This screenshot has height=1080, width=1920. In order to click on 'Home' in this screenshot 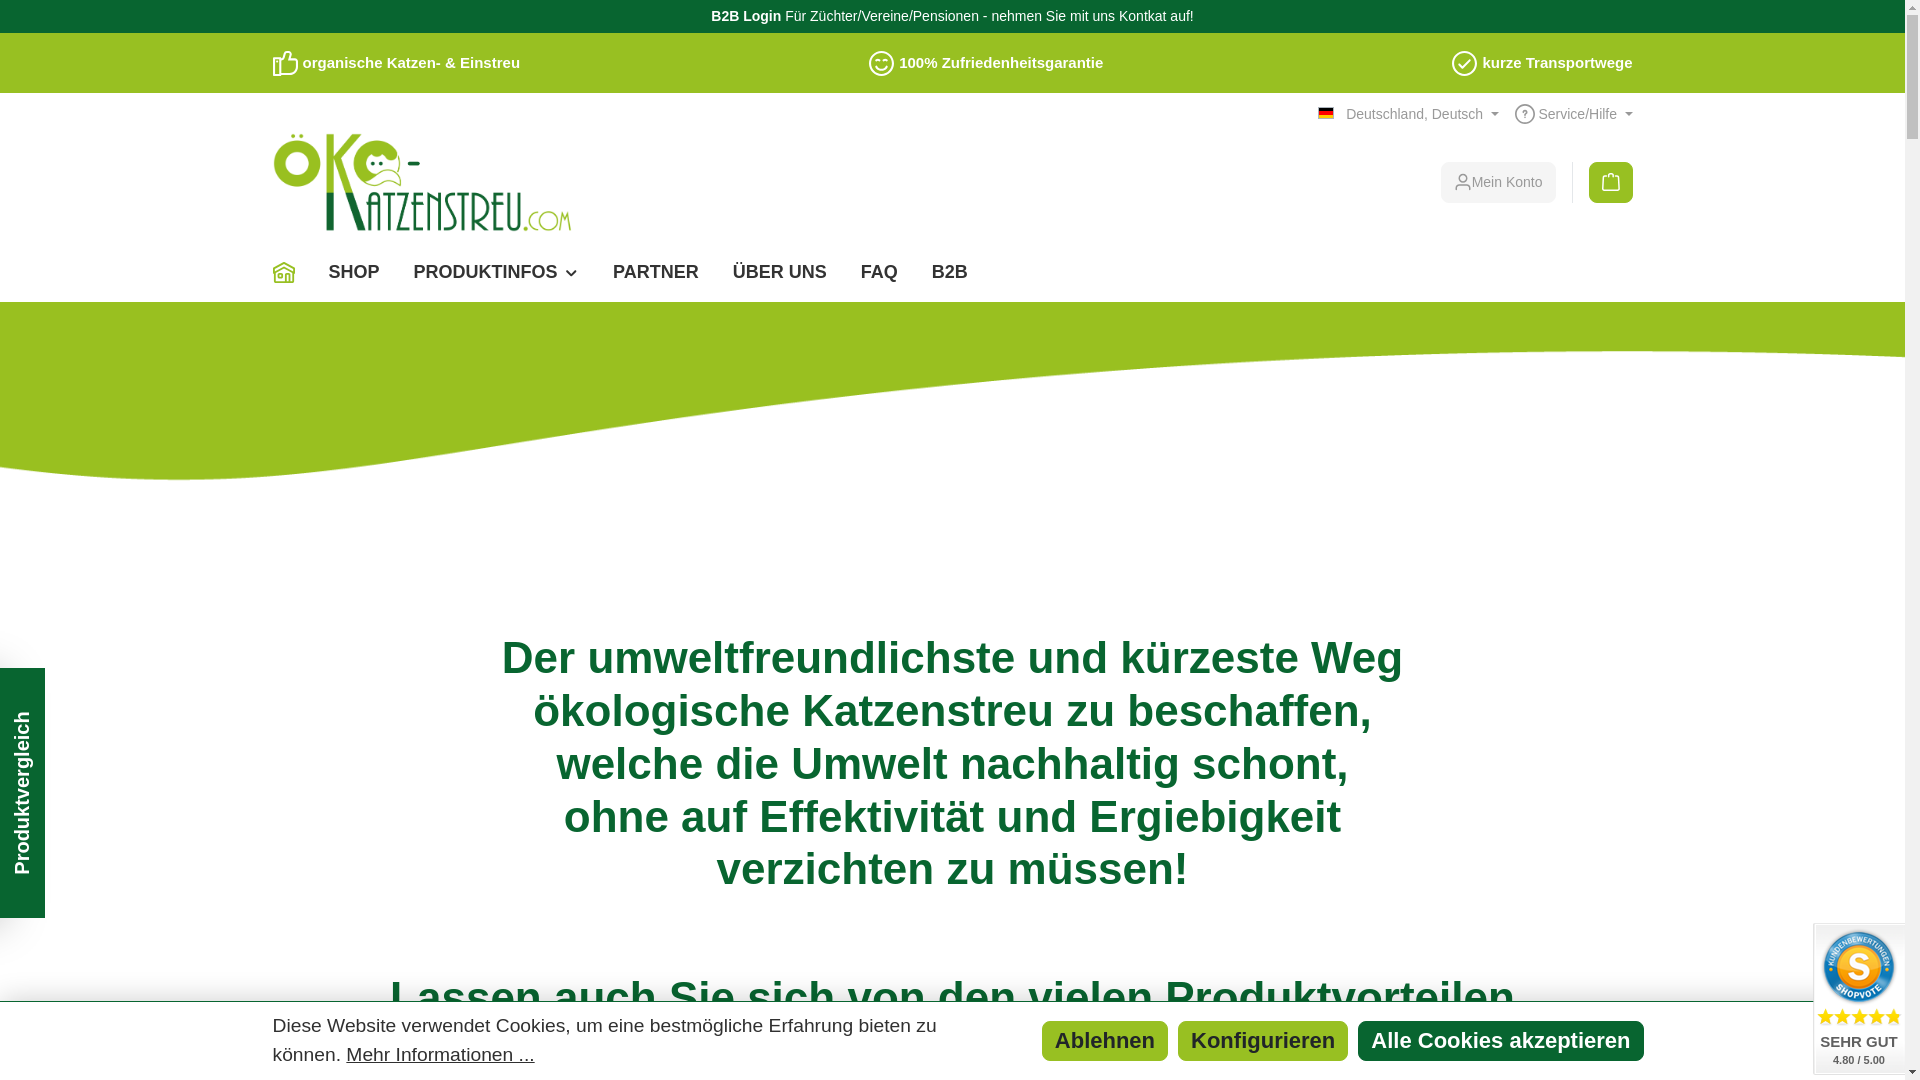, I will do `click(290, 272)`.